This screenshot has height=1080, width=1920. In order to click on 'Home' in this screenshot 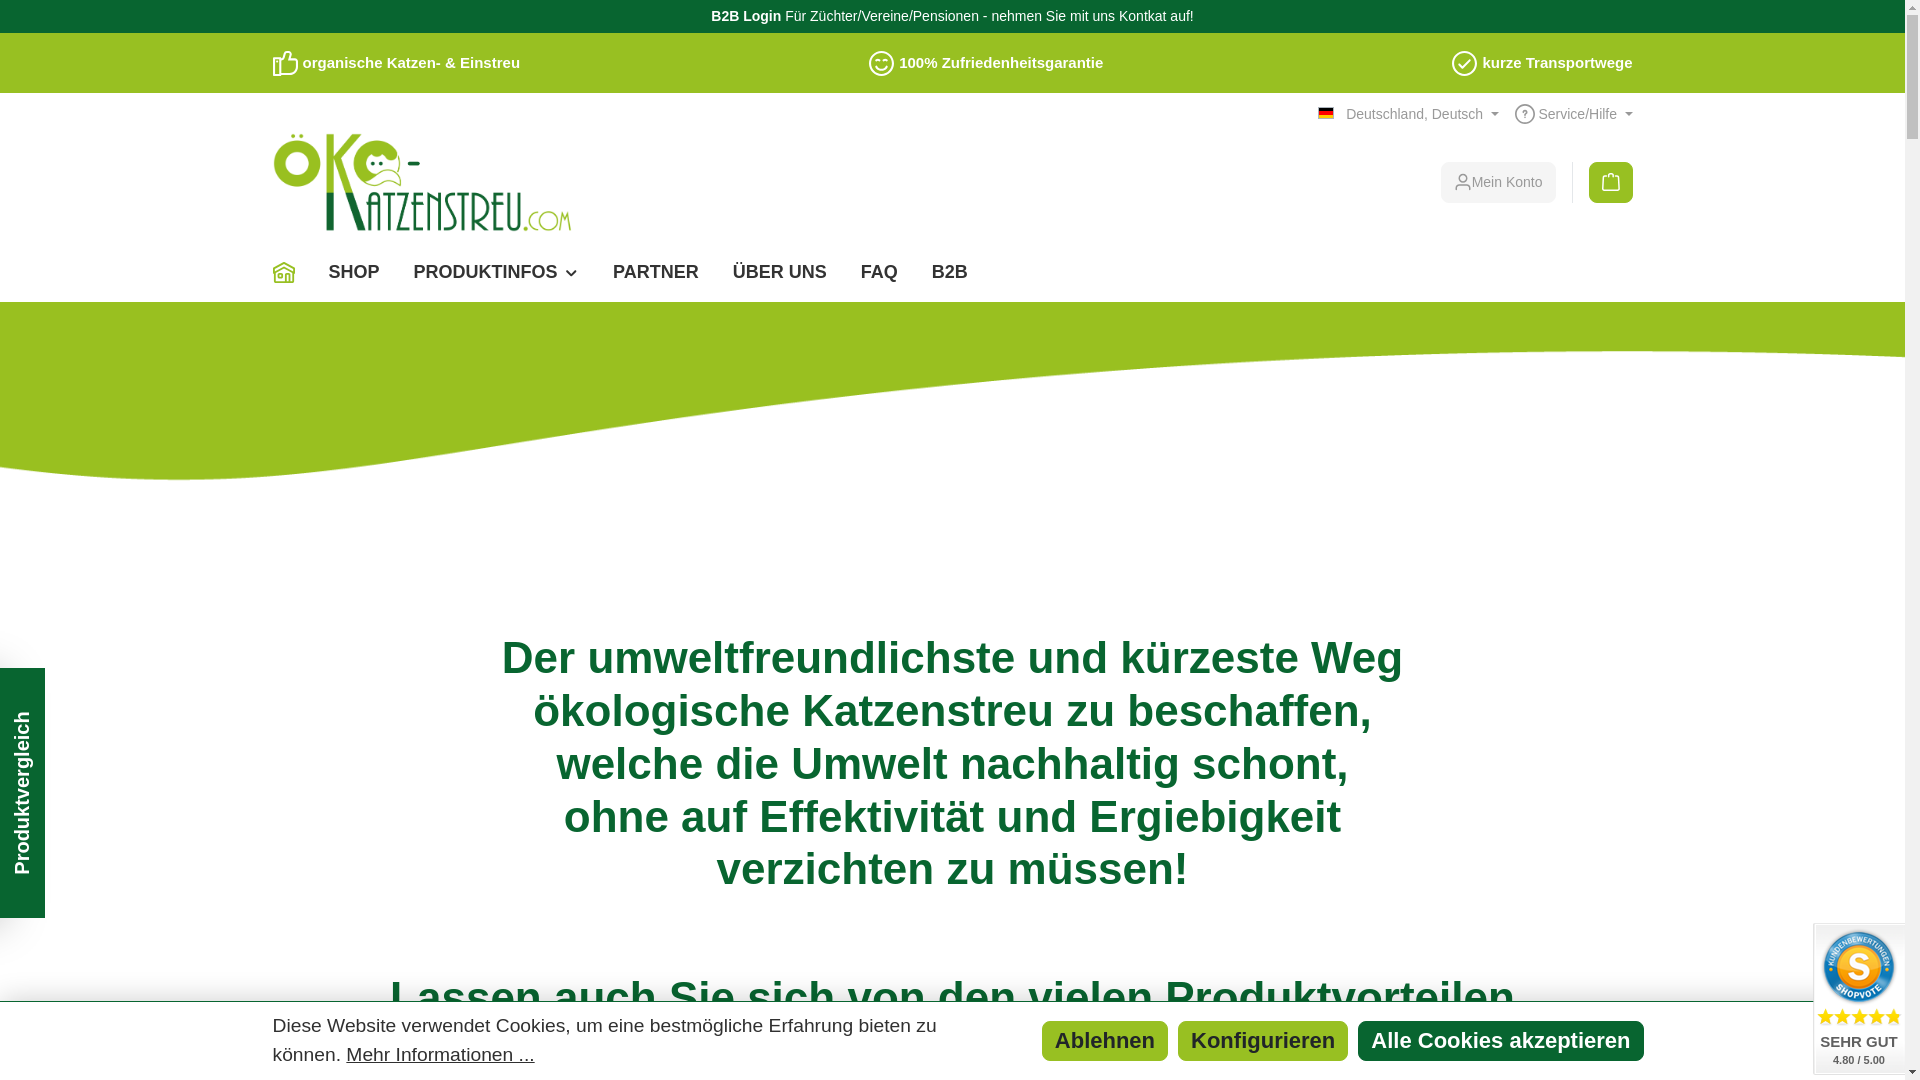, I will do `click(290, 272)`.